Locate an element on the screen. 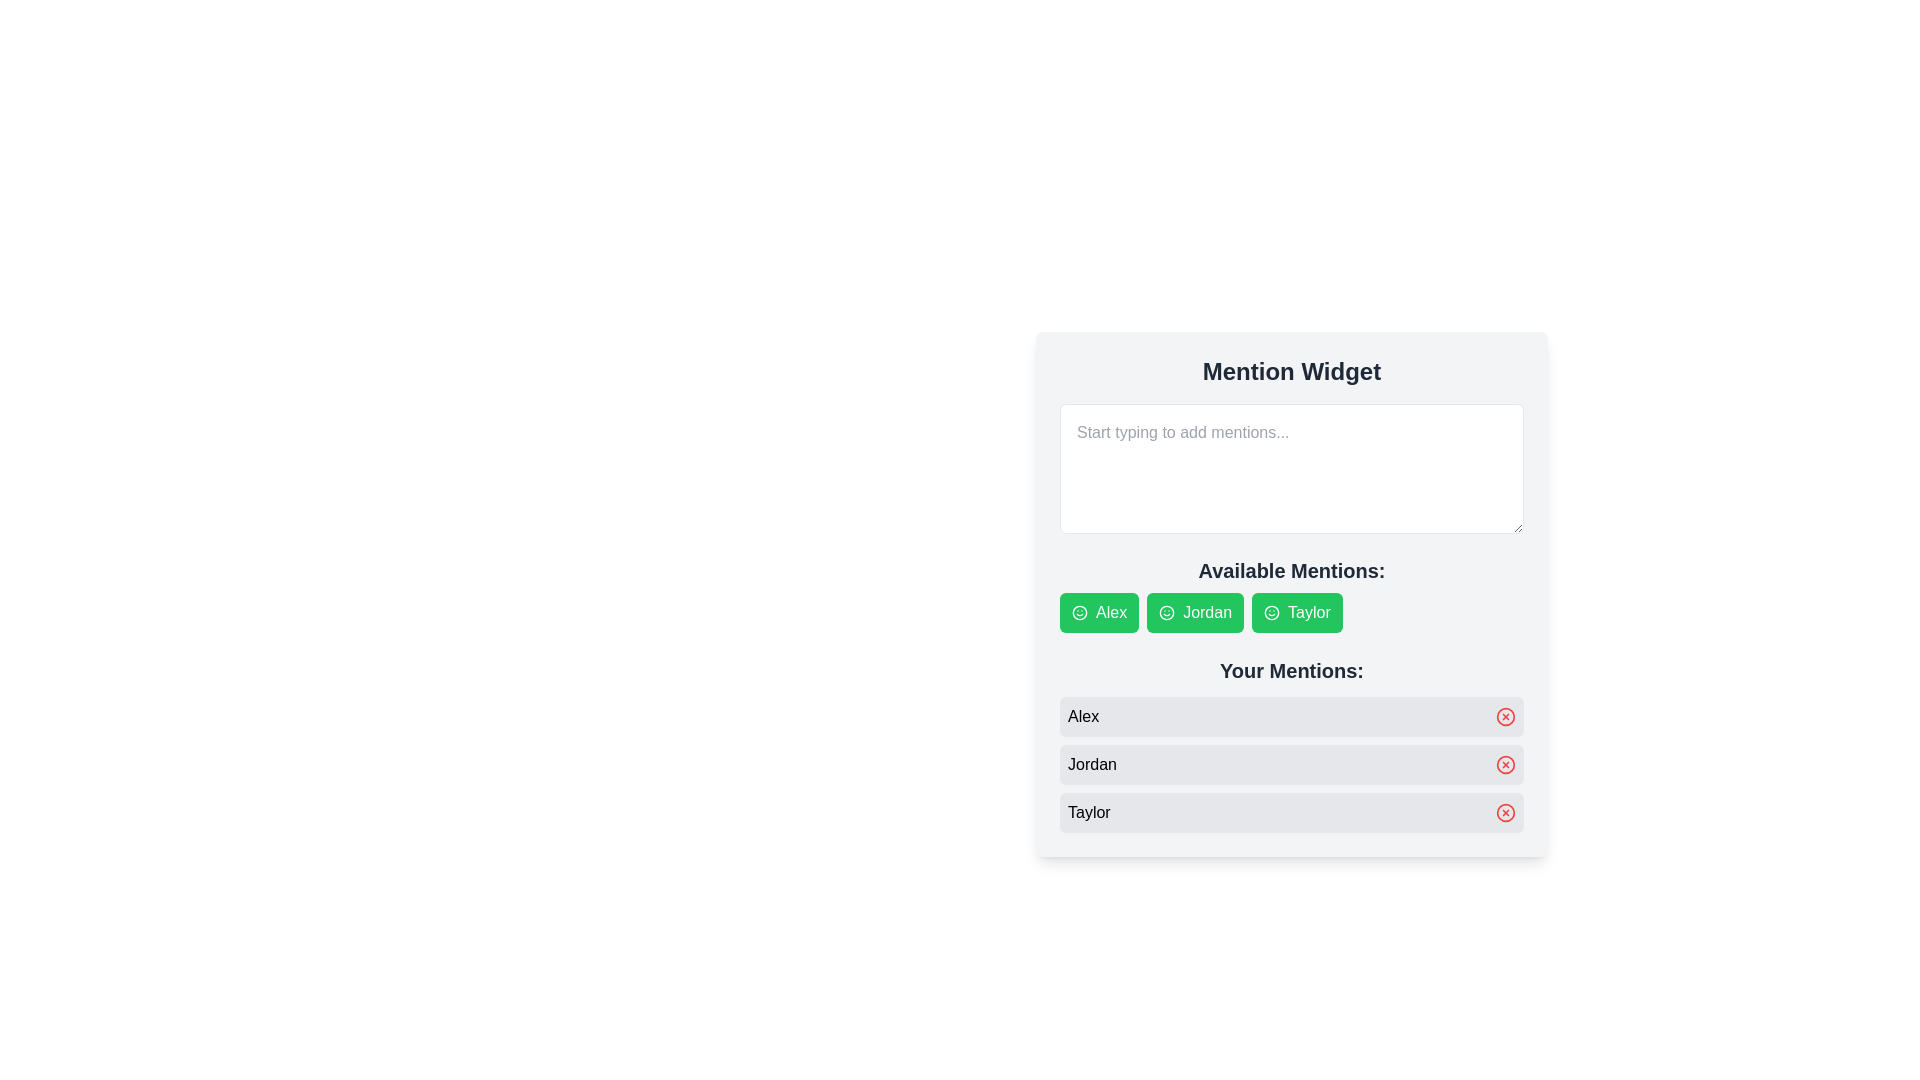  the removal button for the 'Jordan' mention in the 'Your Mentions' section is located at coordinates (1506, 764).